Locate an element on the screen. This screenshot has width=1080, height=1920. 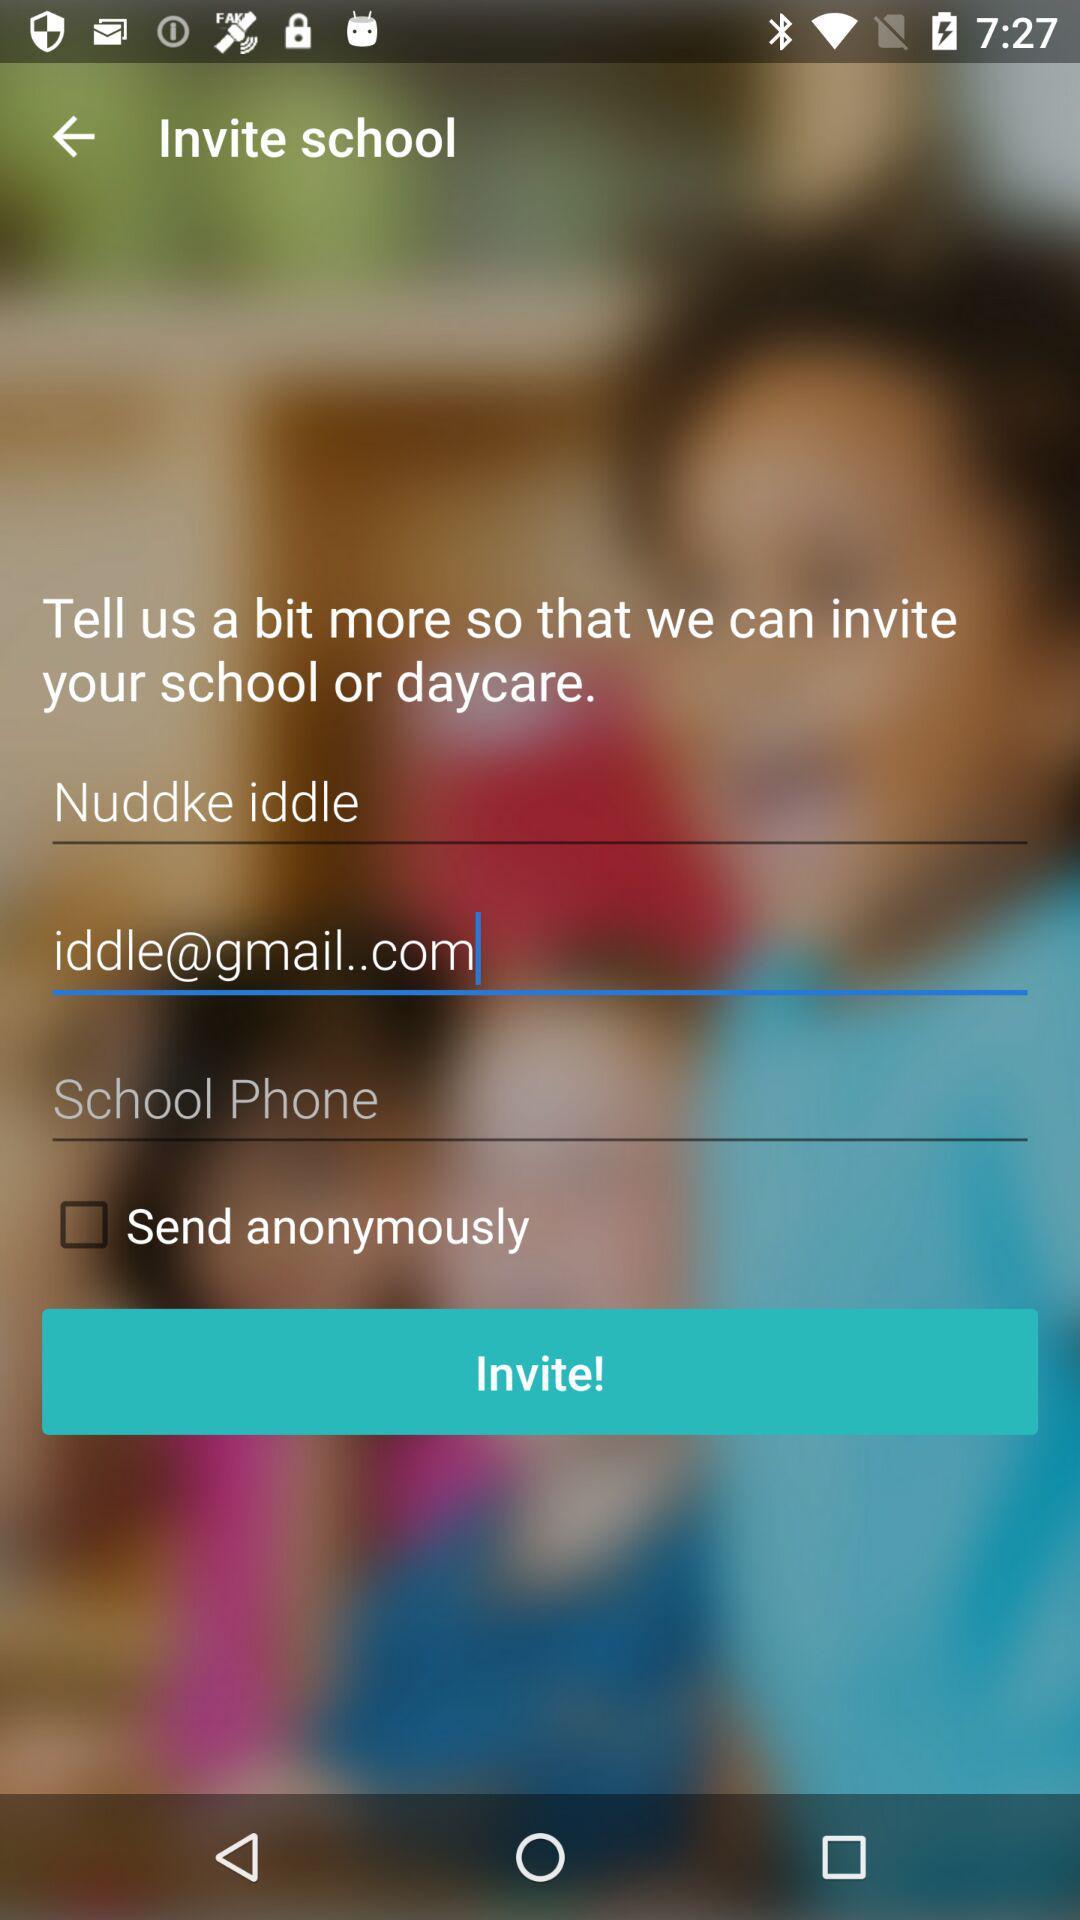
text box to enter phone number is located at coordinates (540, 1097).